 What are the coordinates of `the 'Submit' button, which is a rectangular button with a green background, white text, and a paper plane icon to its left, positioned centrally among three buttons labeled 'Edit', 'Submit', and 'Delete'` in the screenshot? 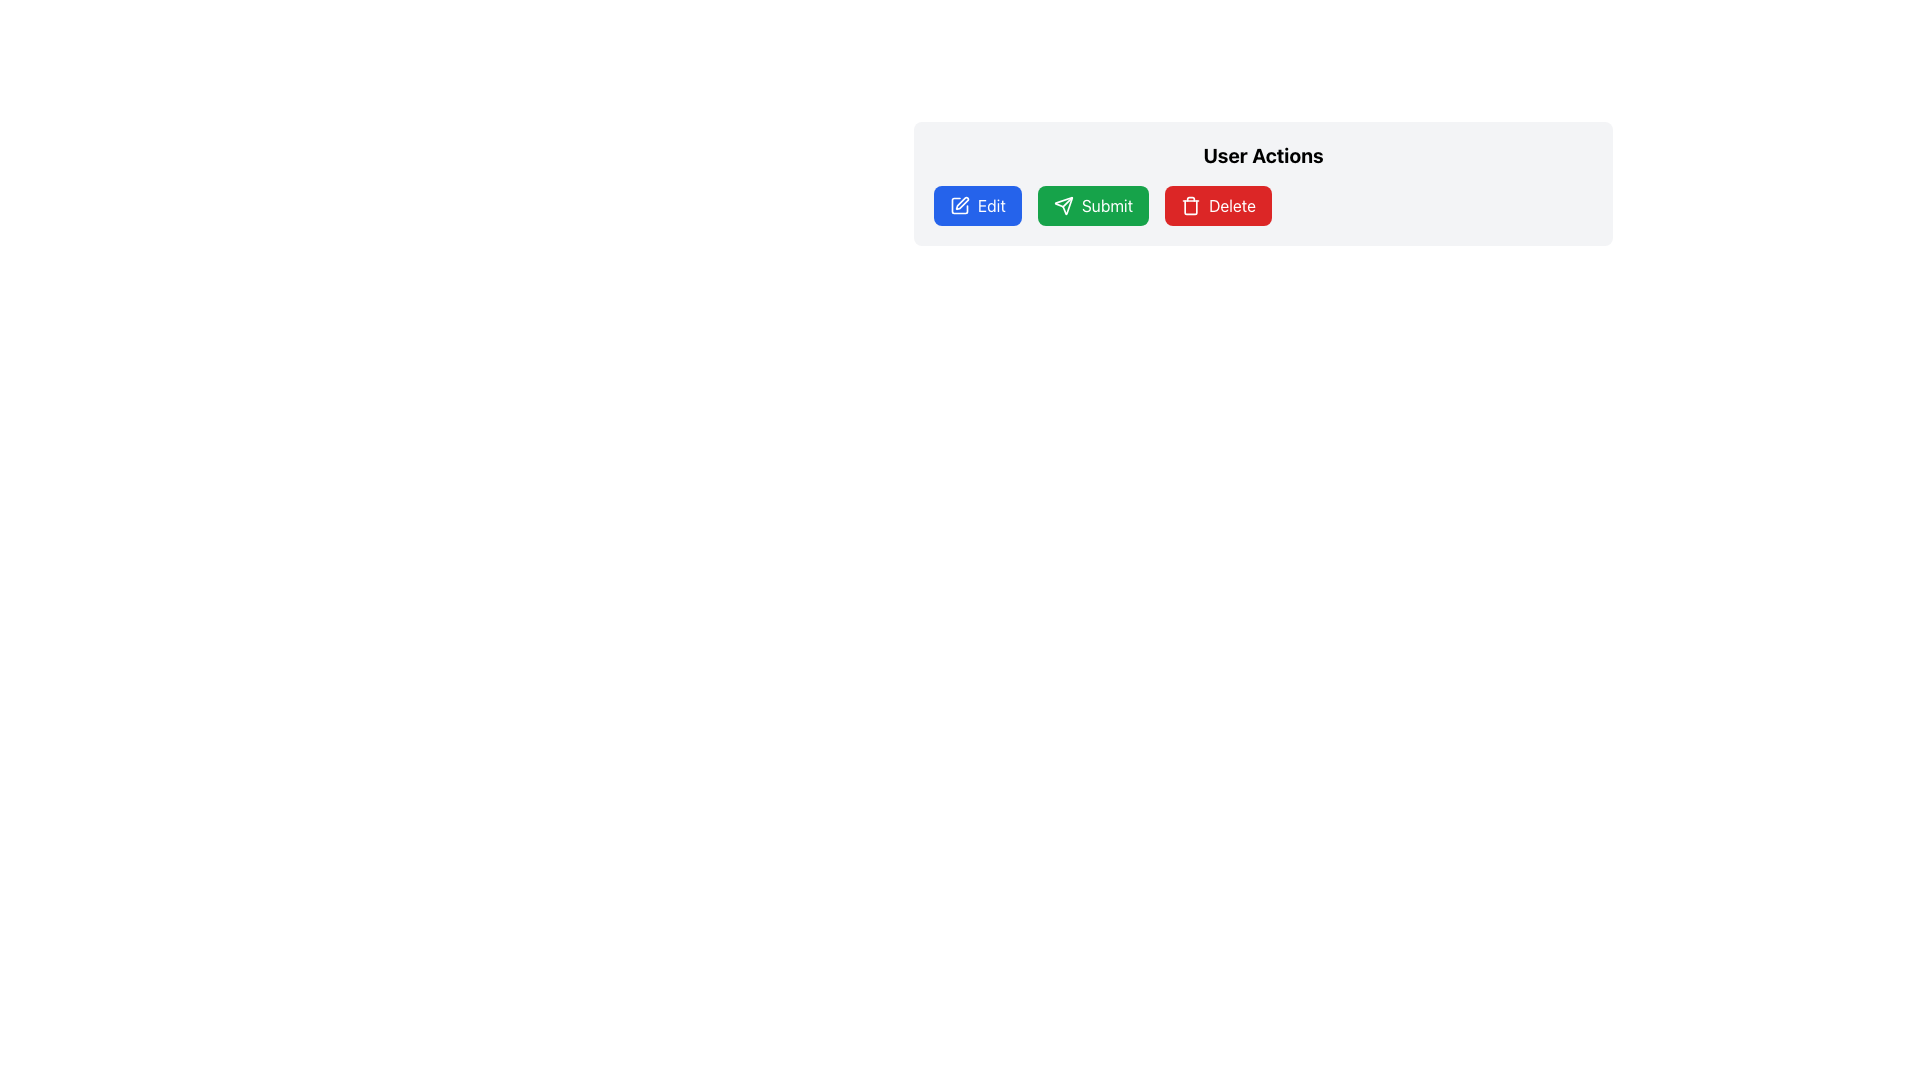 It's located at (1092, 205).